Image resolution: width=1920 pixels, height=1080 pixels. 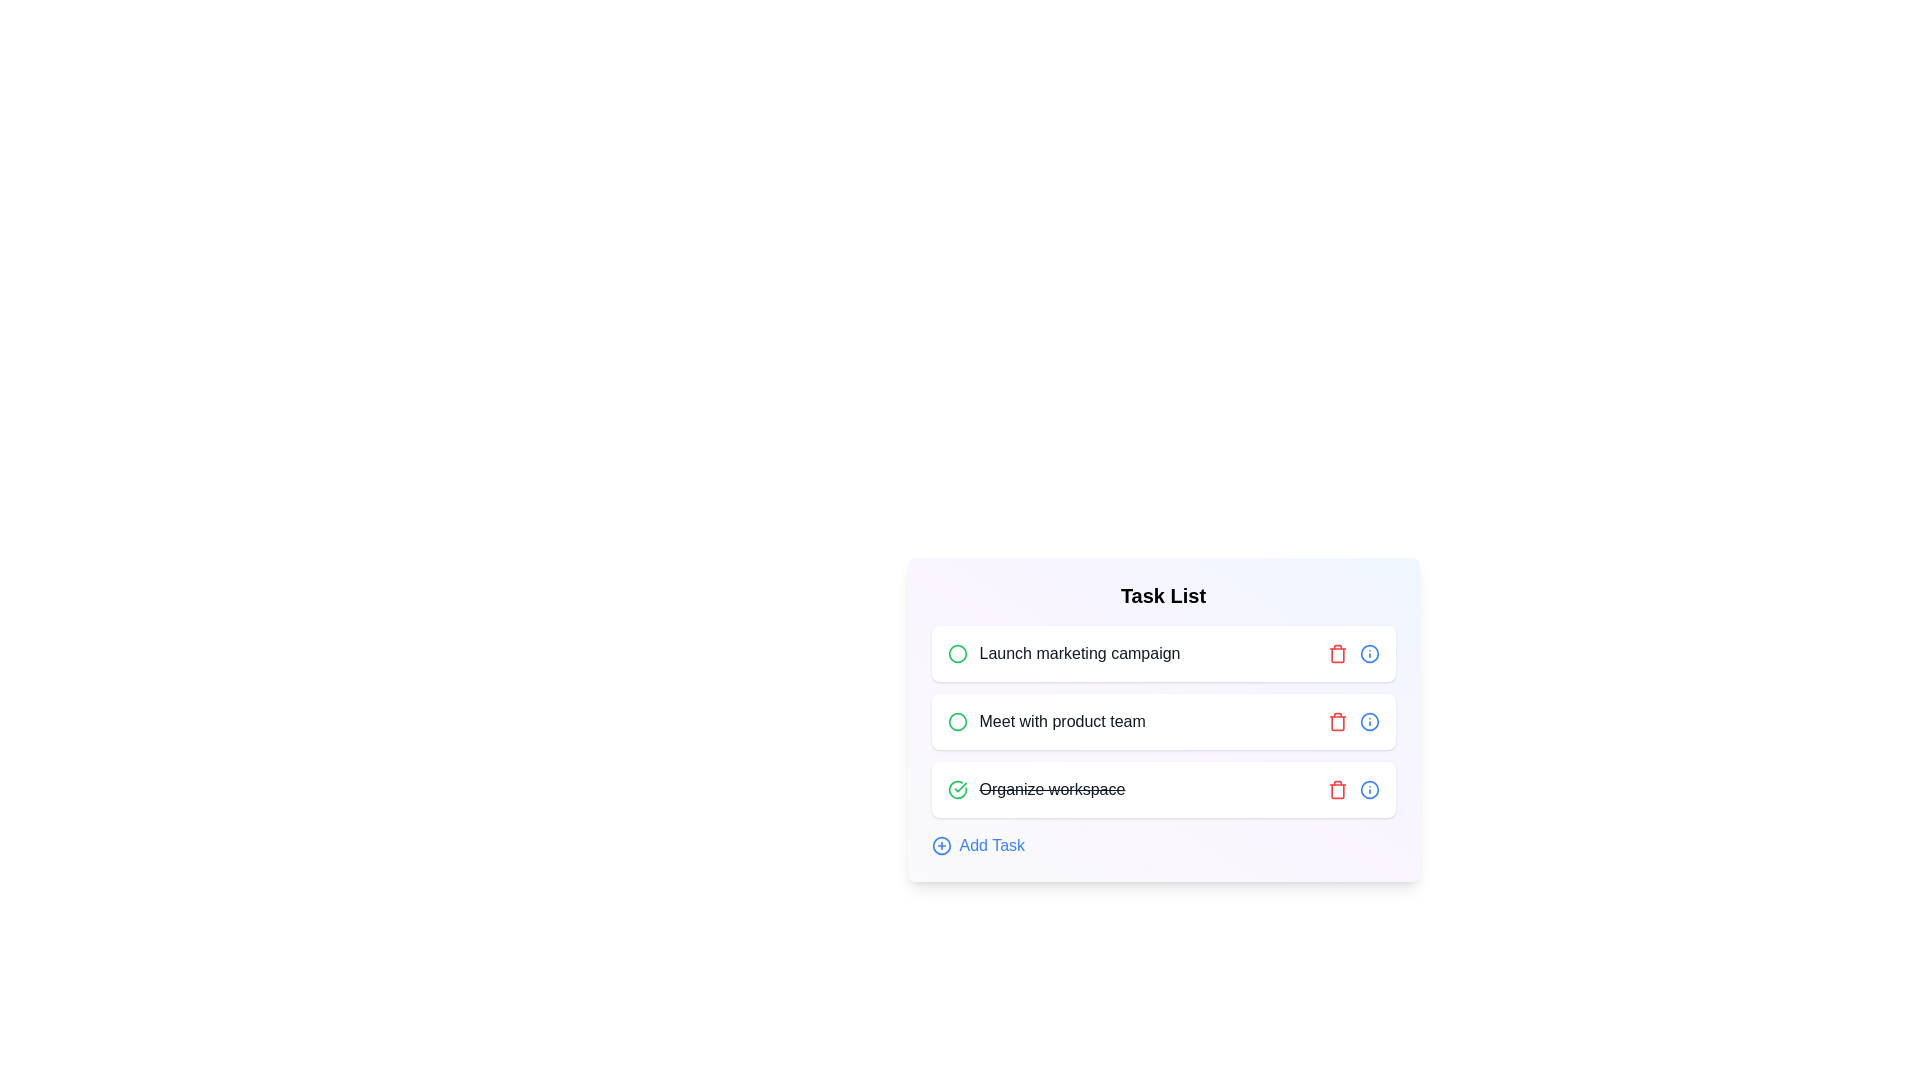 What do you see at coordinates (1368, 654) in the screenshot?
I see `the info button for the task named Launch marketing campaign` at bounding box center [1368, 654].